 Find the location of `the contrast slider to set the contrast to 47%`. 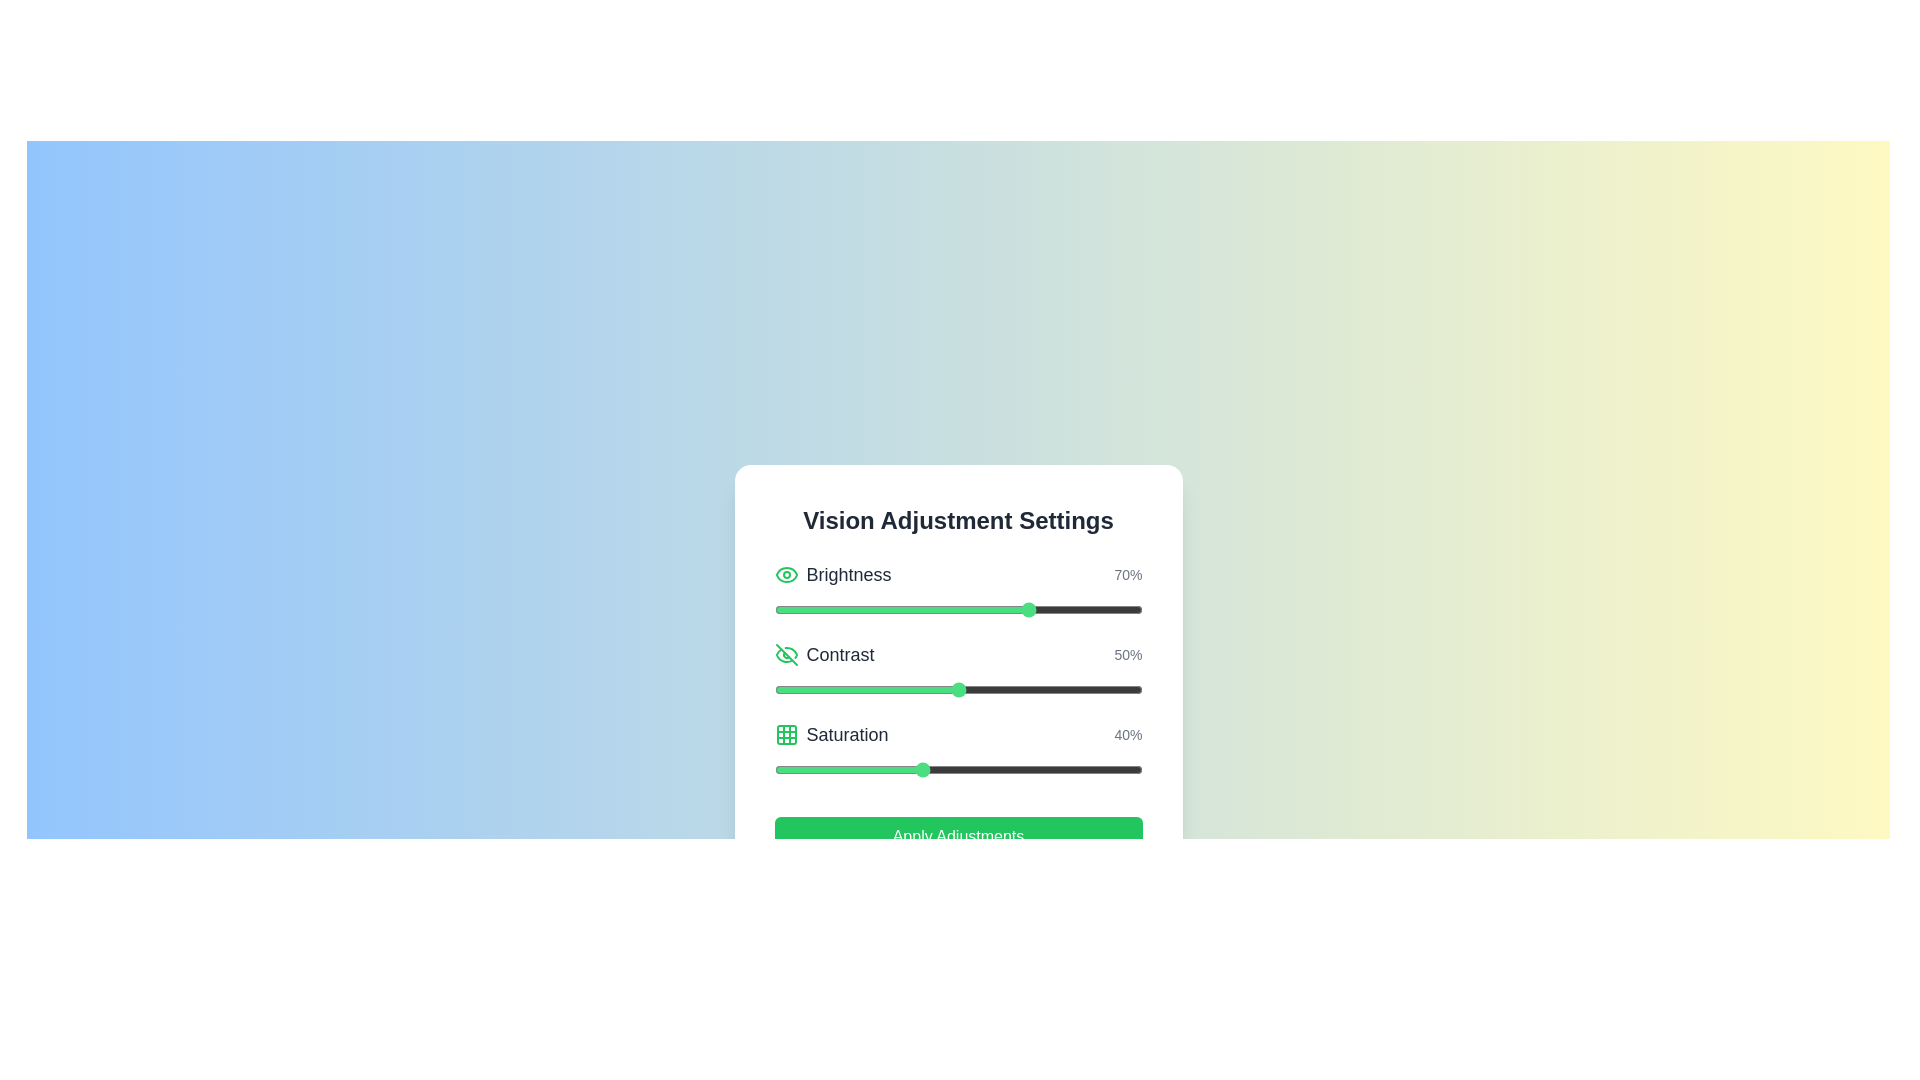

the contrast slider to set the contrast to 47% is located at coordinates (946, 689).